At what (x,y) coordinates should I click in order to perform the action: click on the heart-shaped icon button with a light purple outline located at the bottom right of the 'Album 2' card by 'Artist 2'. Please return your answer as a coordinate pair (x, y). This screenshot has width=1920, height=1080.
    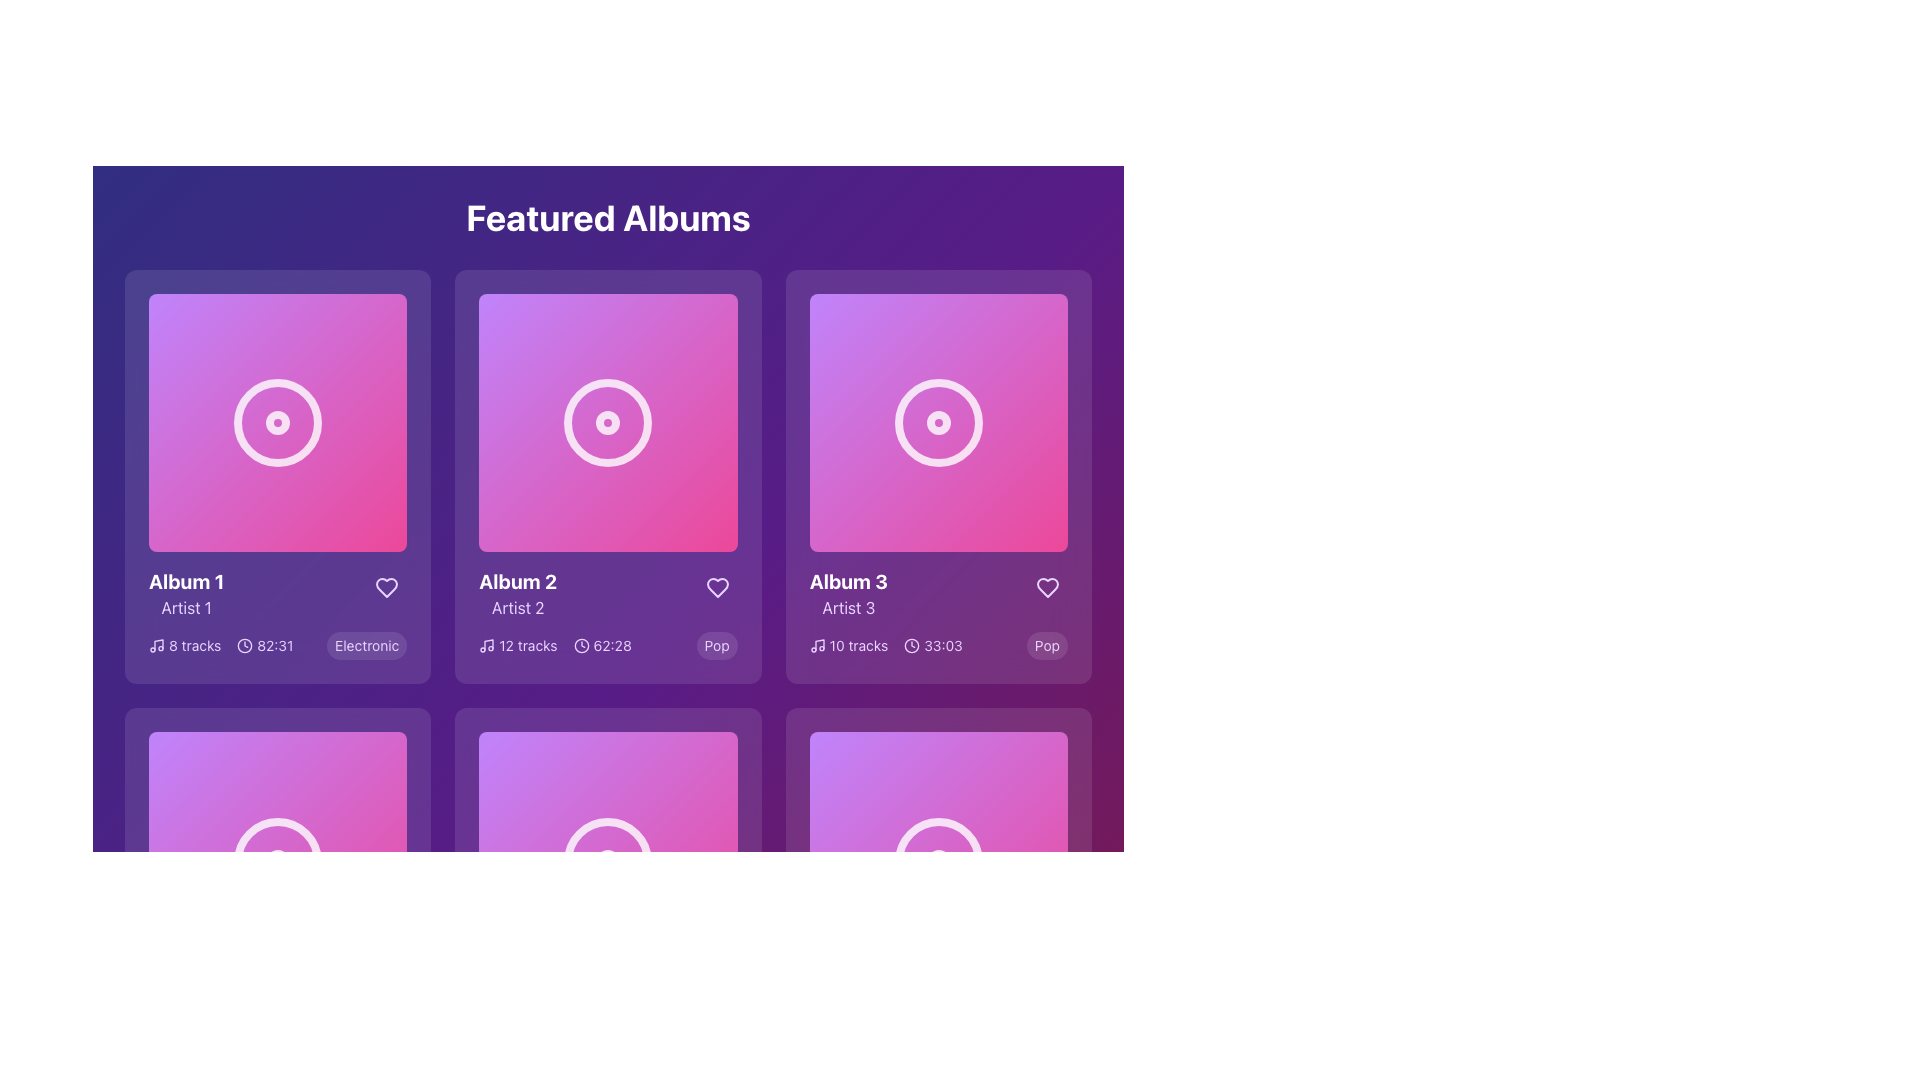
    Looking at the image, I should click on (717, 587).